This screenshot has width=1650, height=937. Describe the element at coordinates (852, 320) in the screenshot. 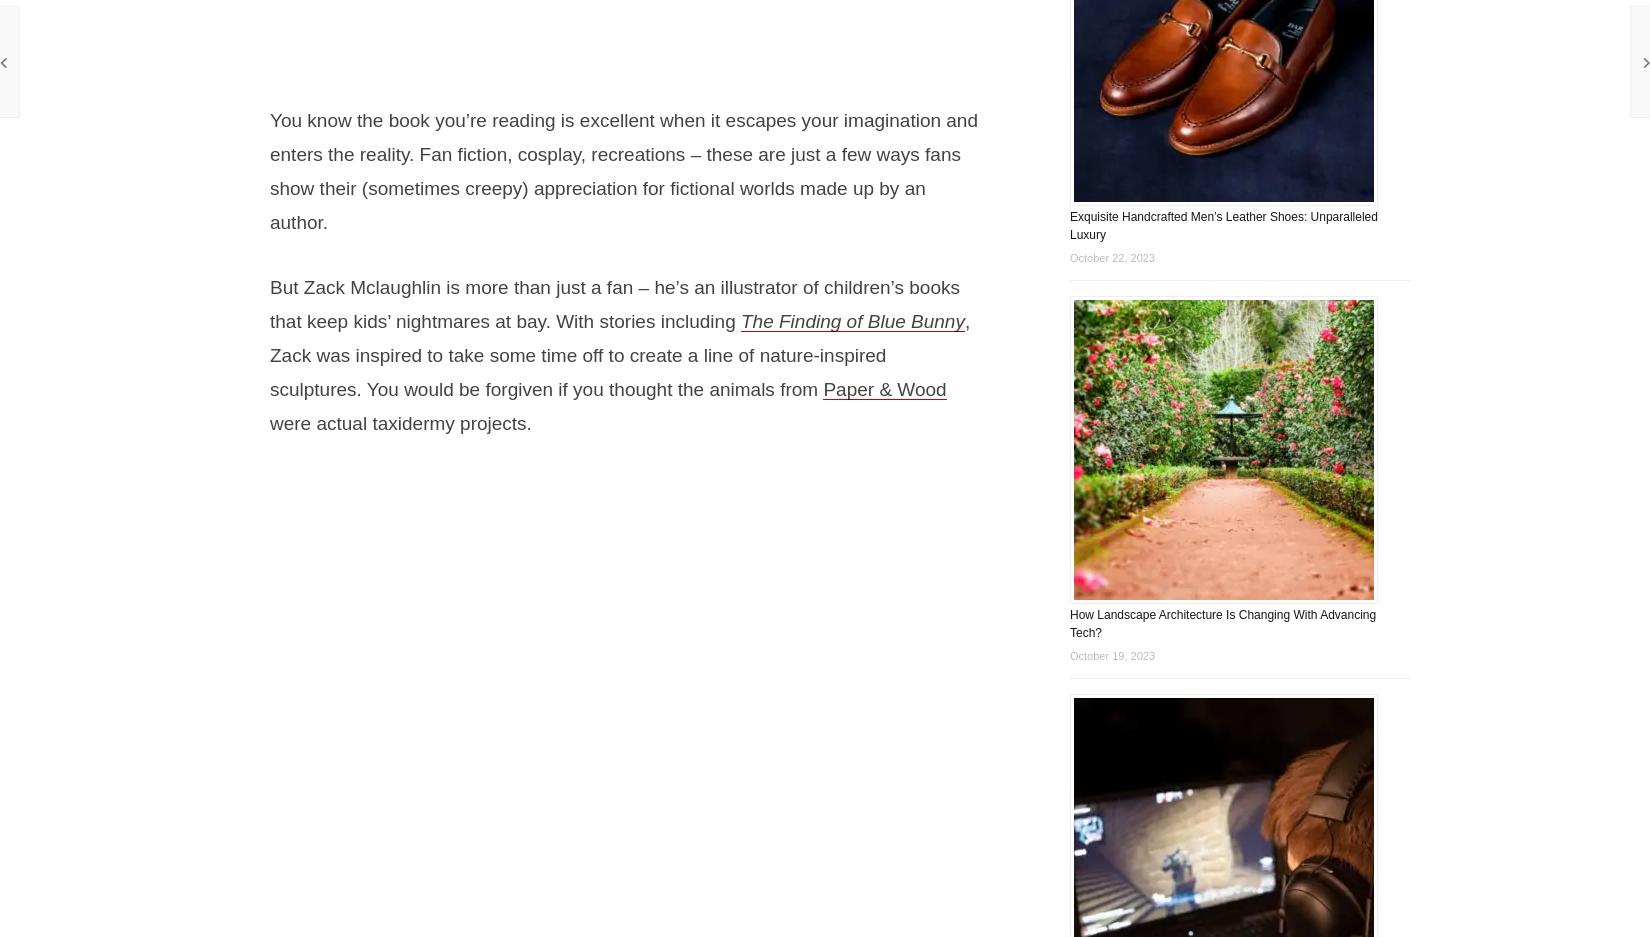

I see `'The Finding of Blue Bunny'` at that location.